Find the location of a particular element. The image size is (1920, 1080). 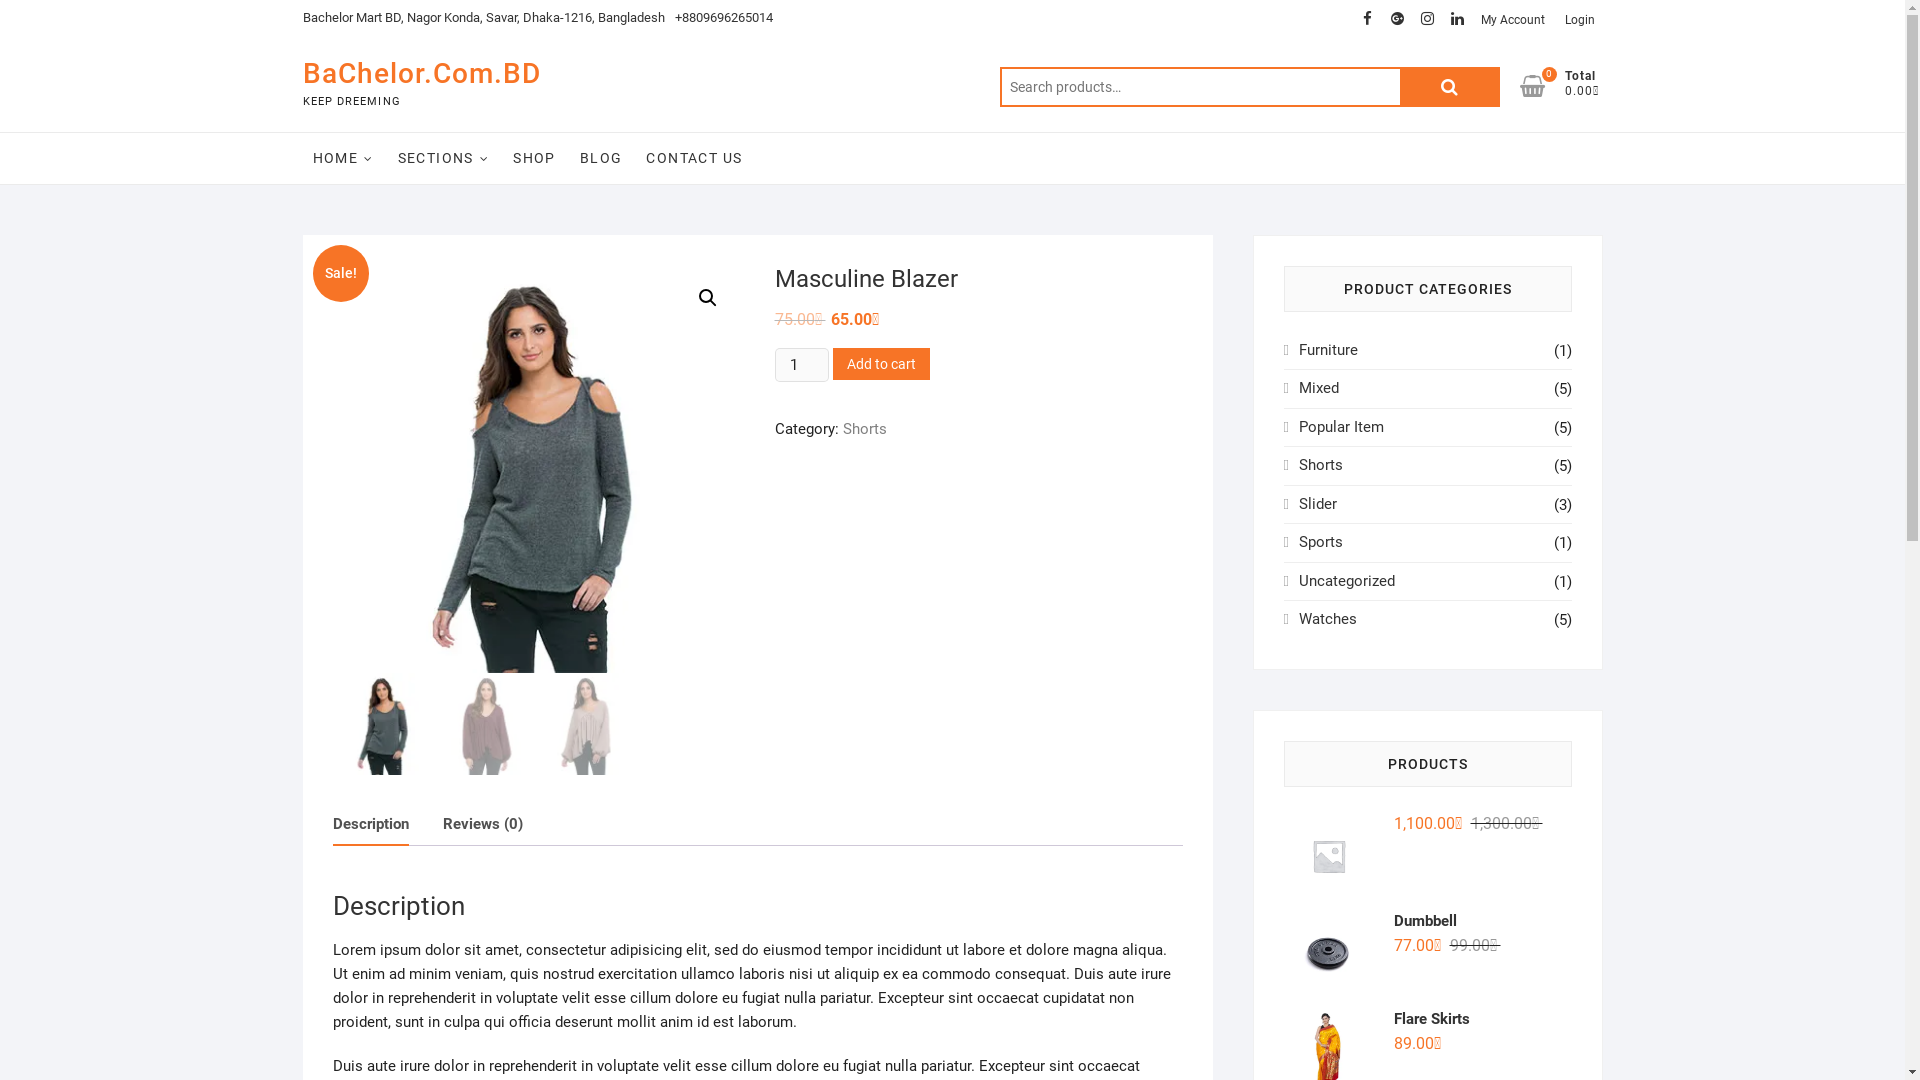

'Shorts' is located at coordinates (864, 427).